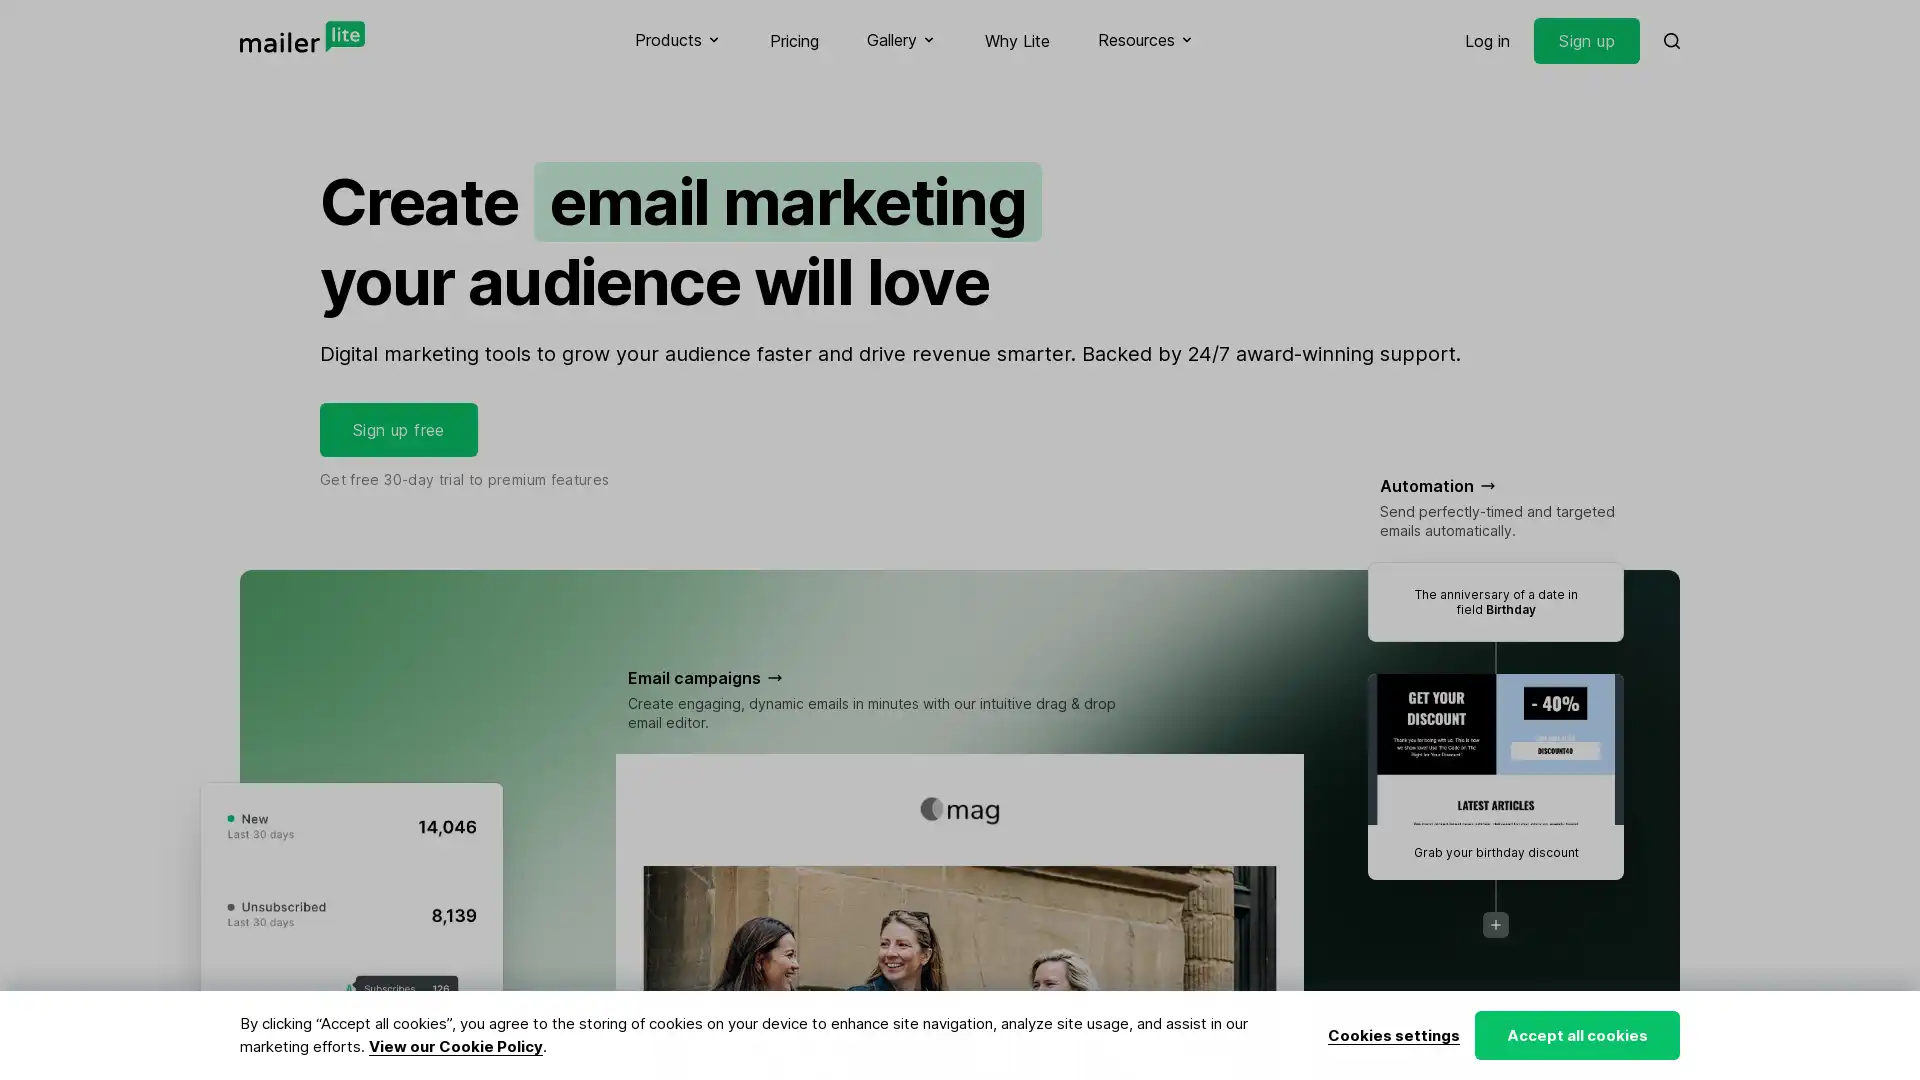 This screenshot has width=1920, height=1080. Describe the element at coordinates (1392, 1035) in the screenshot. I see `Cookies settings` at that location.